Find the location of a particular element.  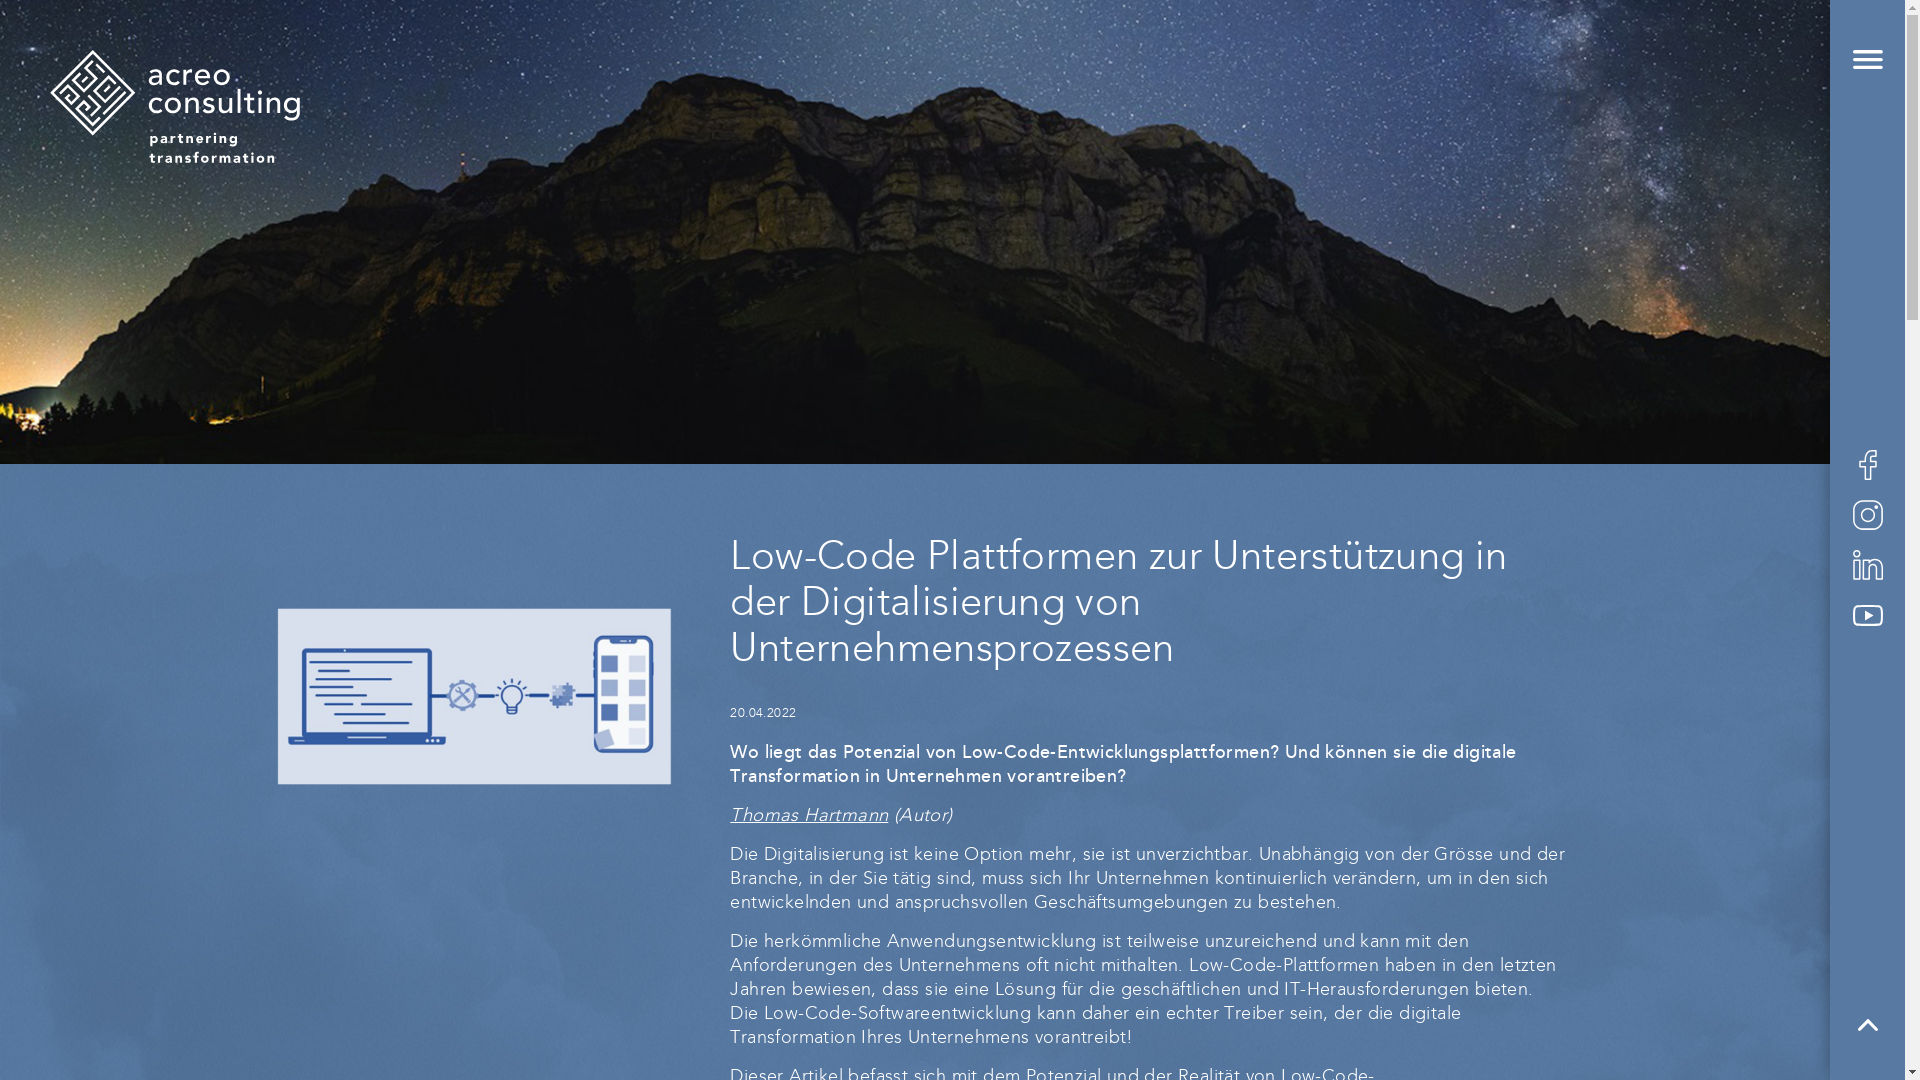

'acreo consulting ag' is located at coordinates (174, 106).